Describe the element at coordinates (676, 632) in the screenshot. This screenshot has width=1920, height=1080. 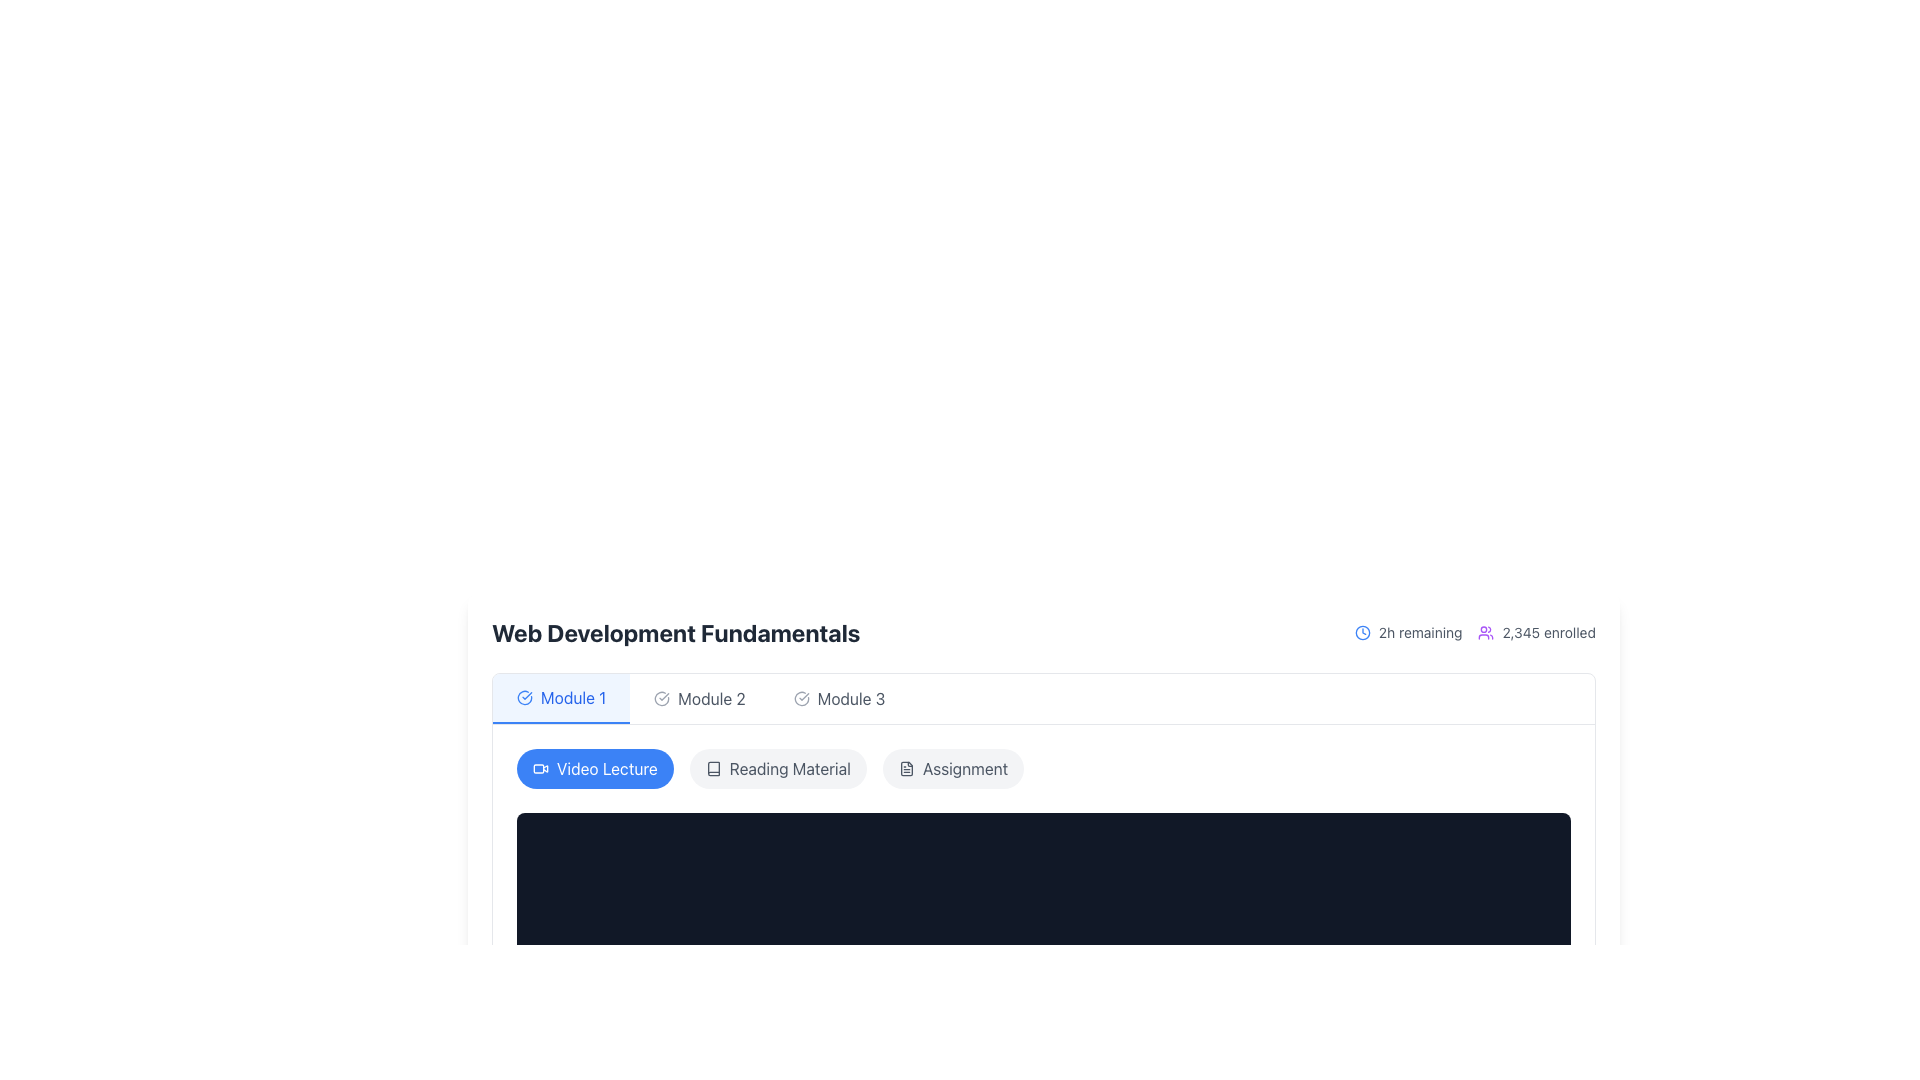
I see `text content of the heading displaying 'Web Development Fundamentals', which is in large, bold, black font and located at the top of the section` at that location.